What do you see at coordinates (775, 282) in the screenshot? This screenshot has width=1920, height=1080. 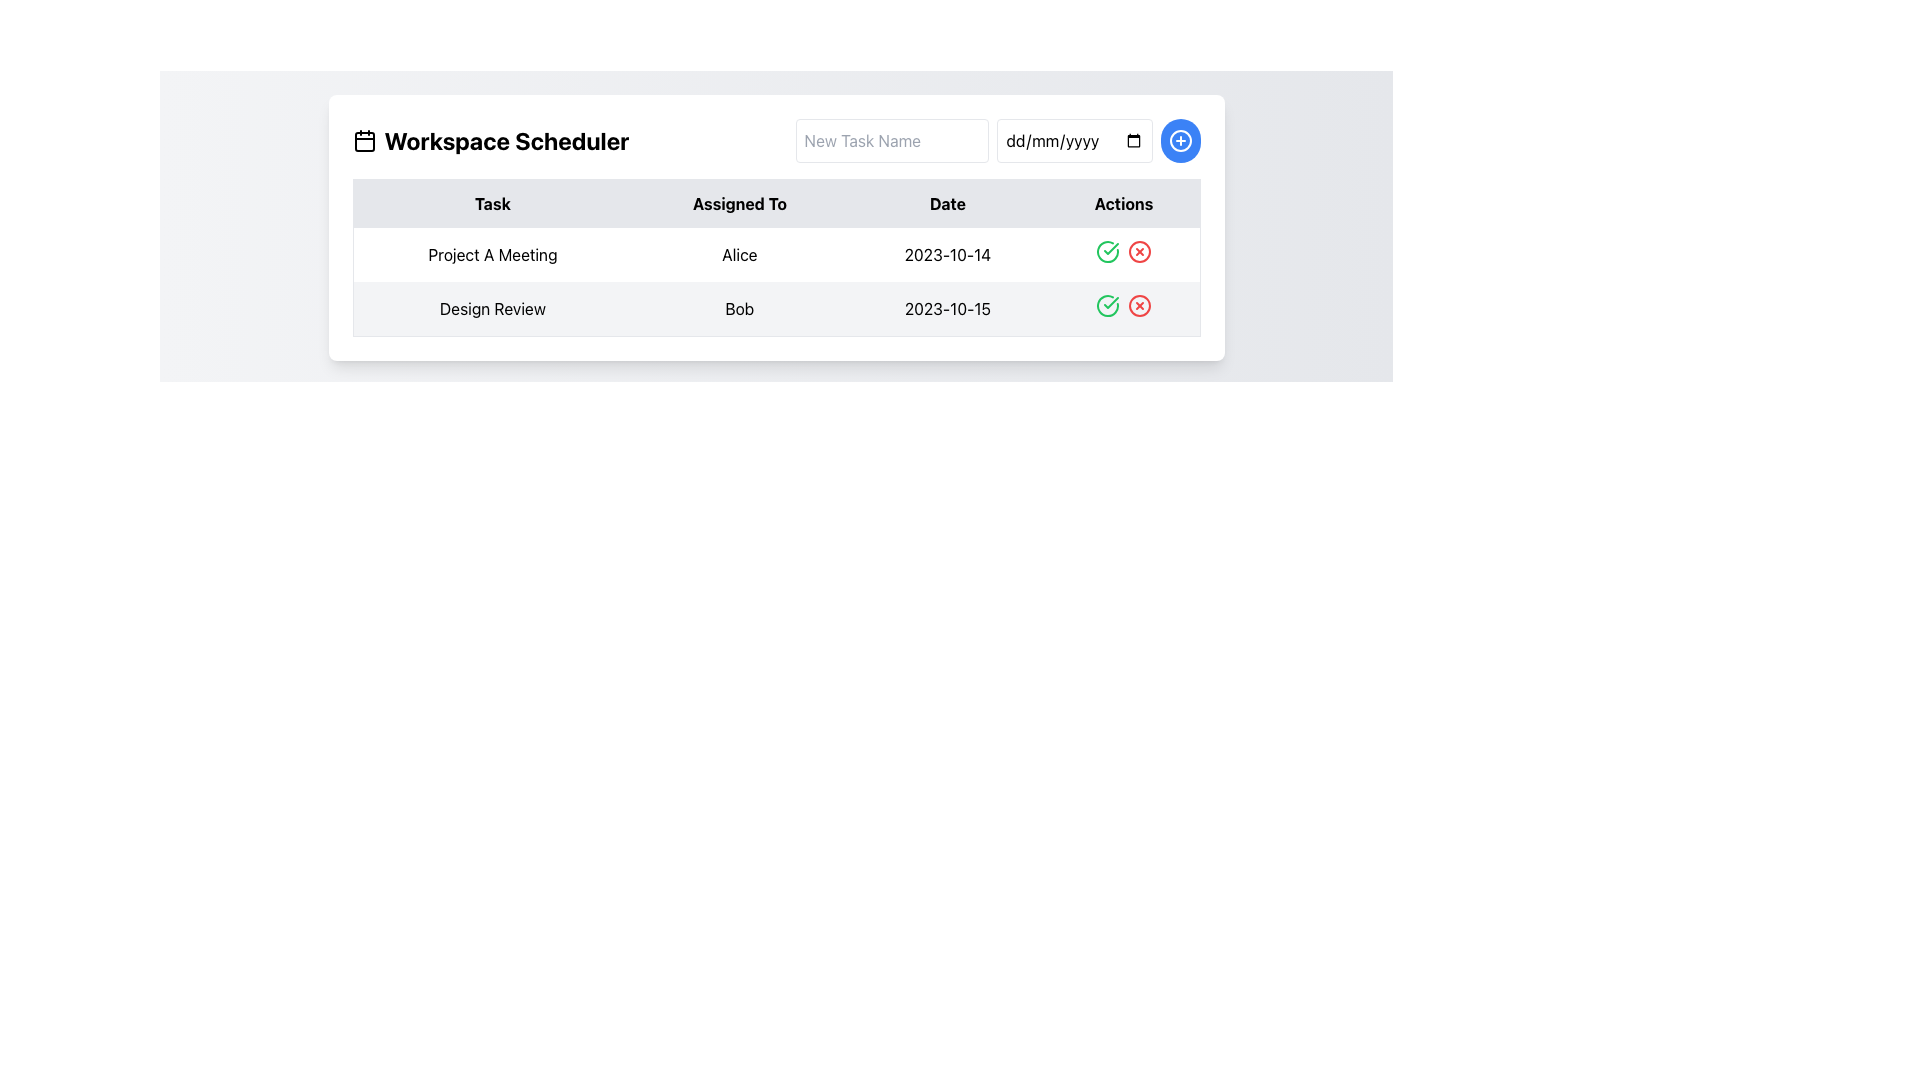 I see `the second row in the table displaying the task titled 'Design Review', assigned` at bounding box center [775, 282].